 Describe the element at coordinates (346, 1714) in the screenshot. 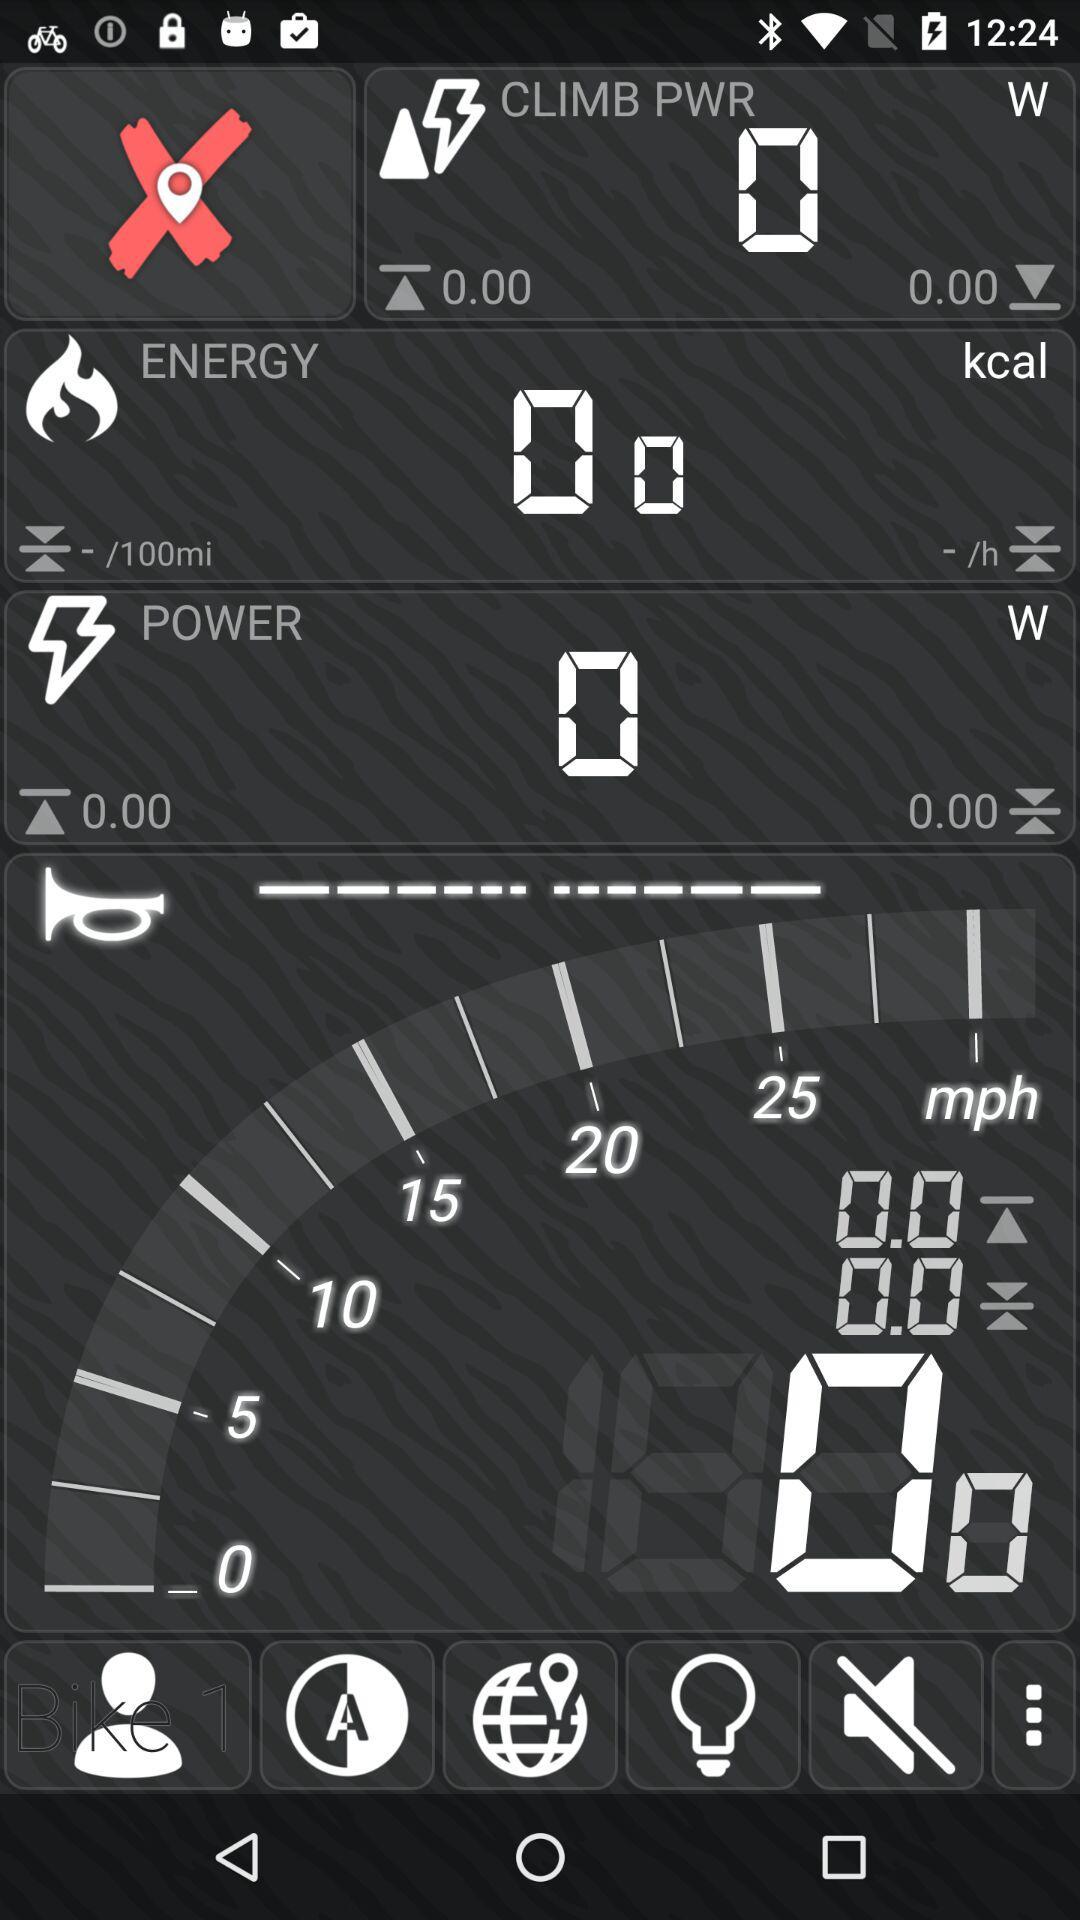

I see `text contrast` at that location.